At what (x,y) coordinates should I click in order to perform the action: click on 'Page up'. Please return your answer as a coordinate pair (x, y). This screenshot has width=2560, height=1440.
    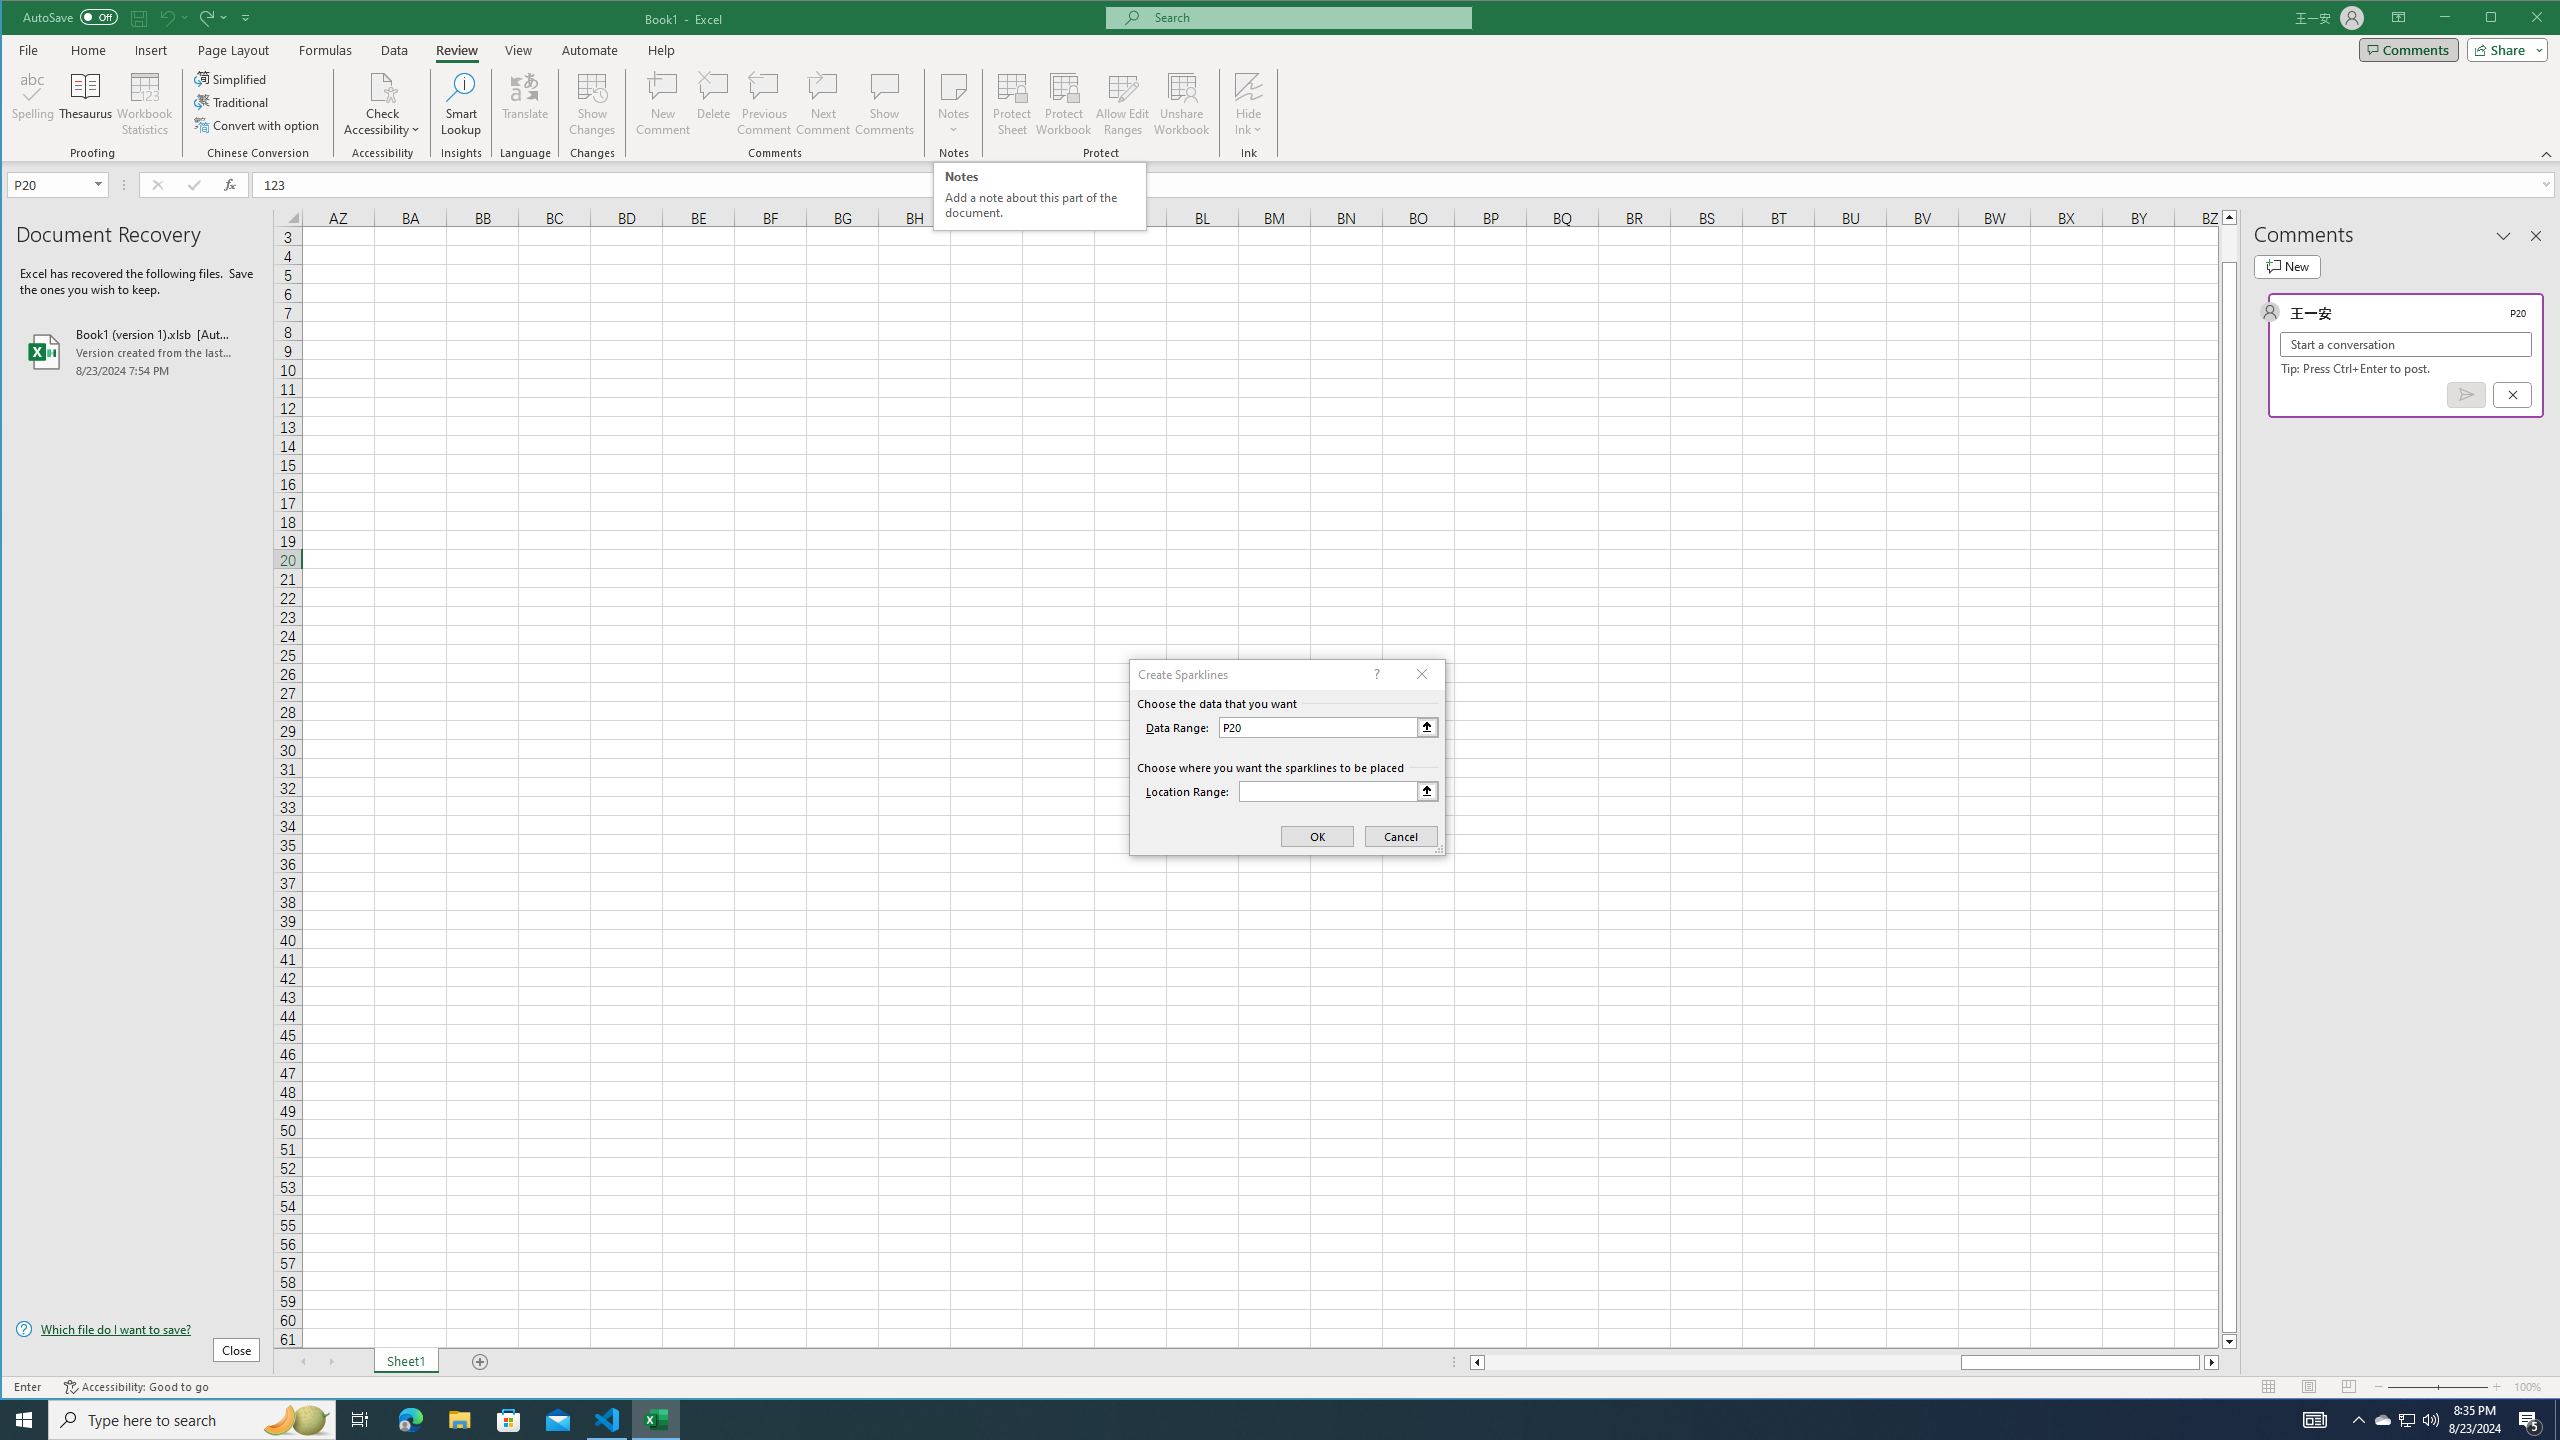
    Looking at the image, I should click on (2229, 242).